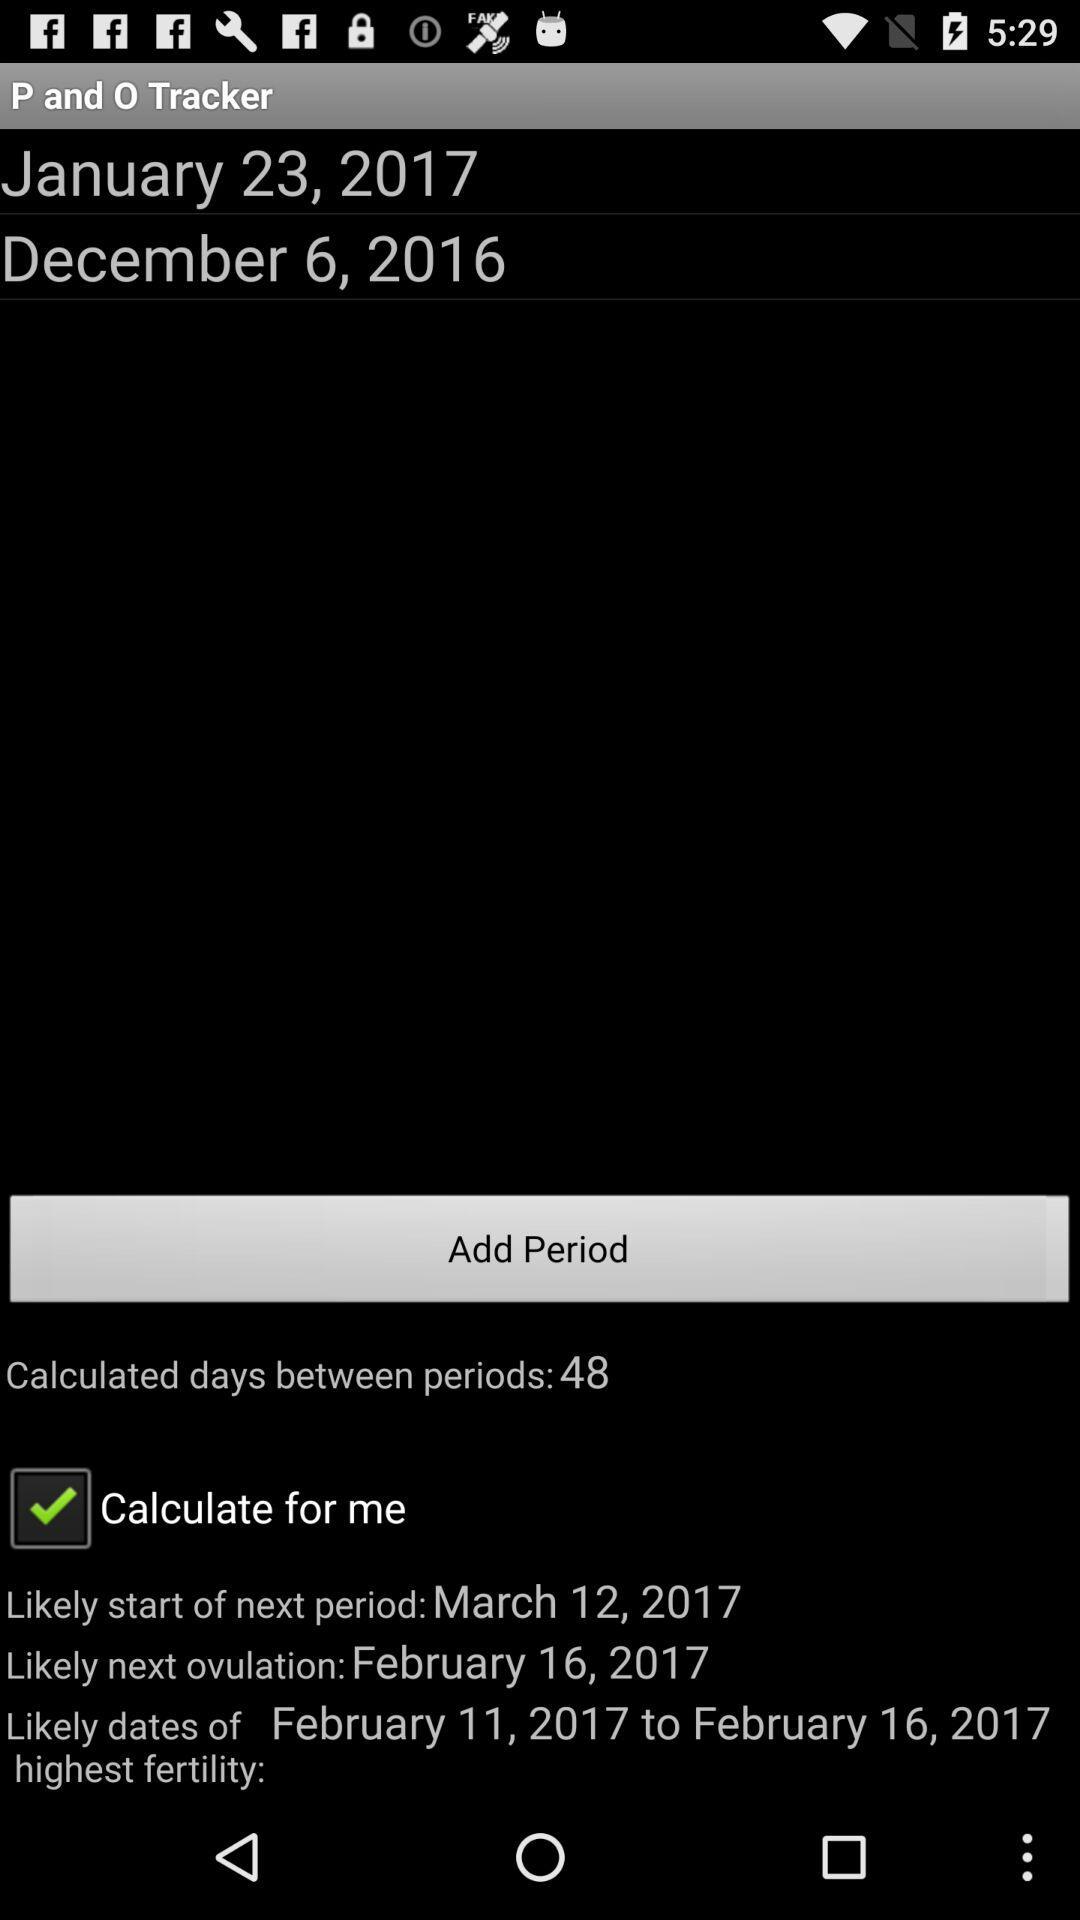  I want to click on app below january 23, 2017 app, so click(252, 255).